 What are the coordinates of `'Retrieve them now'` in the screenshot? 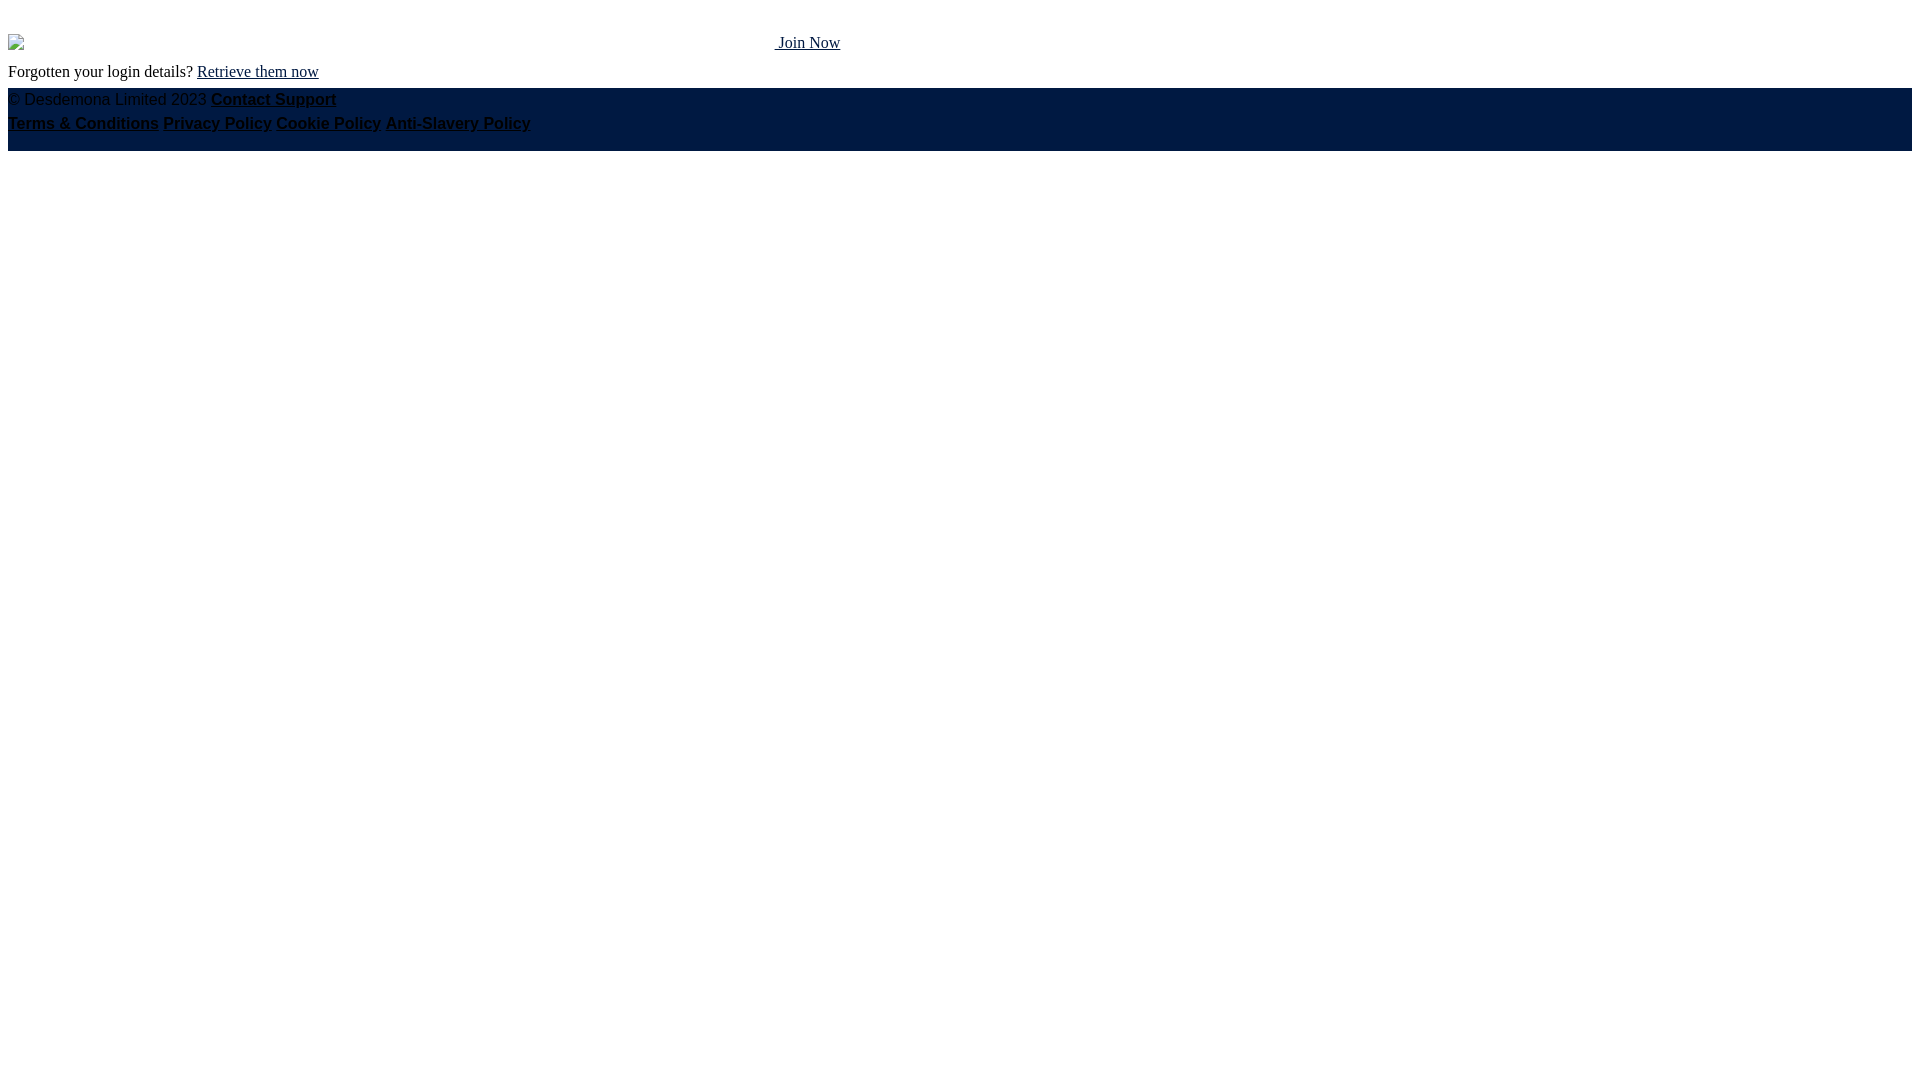 It's located at (257, 70).